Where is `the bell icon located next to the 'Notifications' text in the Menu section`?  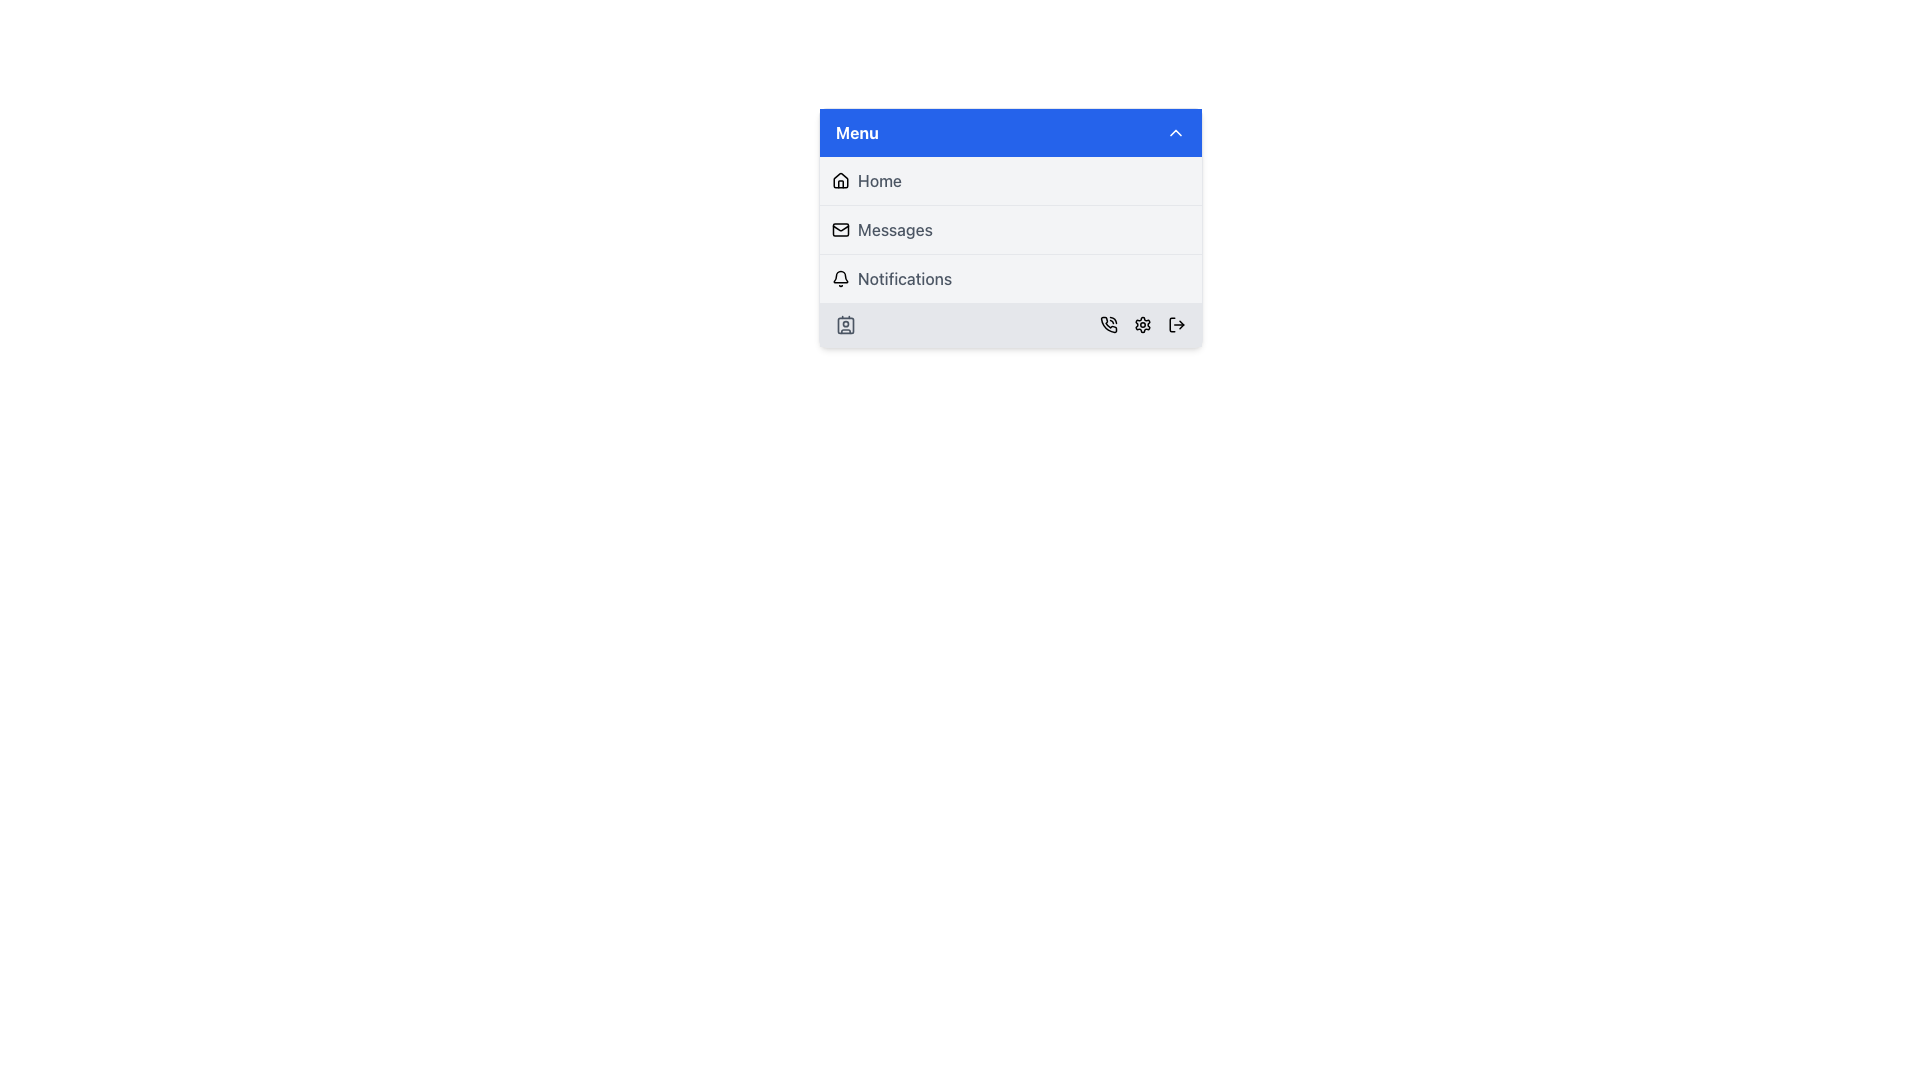 the bell icon located next to the 'Notifications' text in the Menu section is located at coordinates (840, 278).